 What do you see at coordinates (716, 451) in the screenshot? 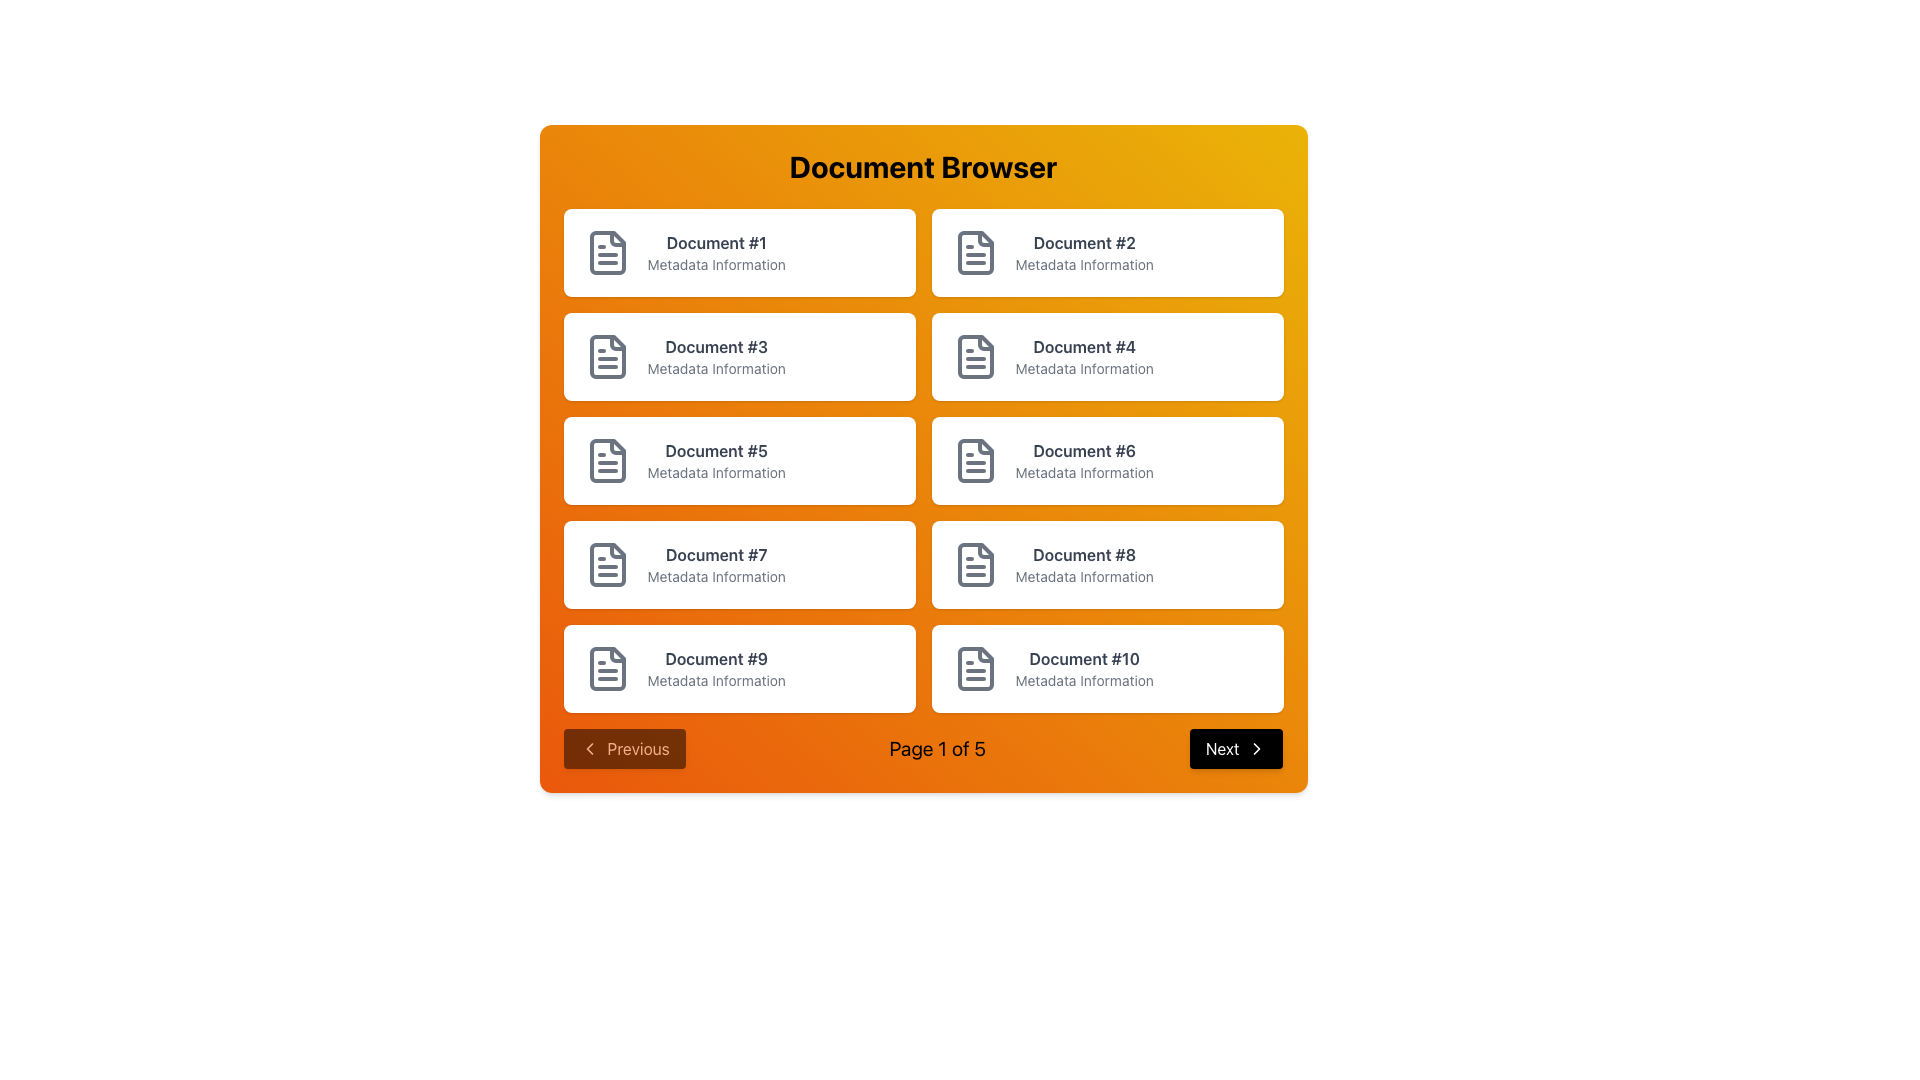
I see `the text label reading 'Document #5', which is styled with a bold font and medium gray color, located in the third row and first column of the document entries grid layout` at bounding box center [716, 451].